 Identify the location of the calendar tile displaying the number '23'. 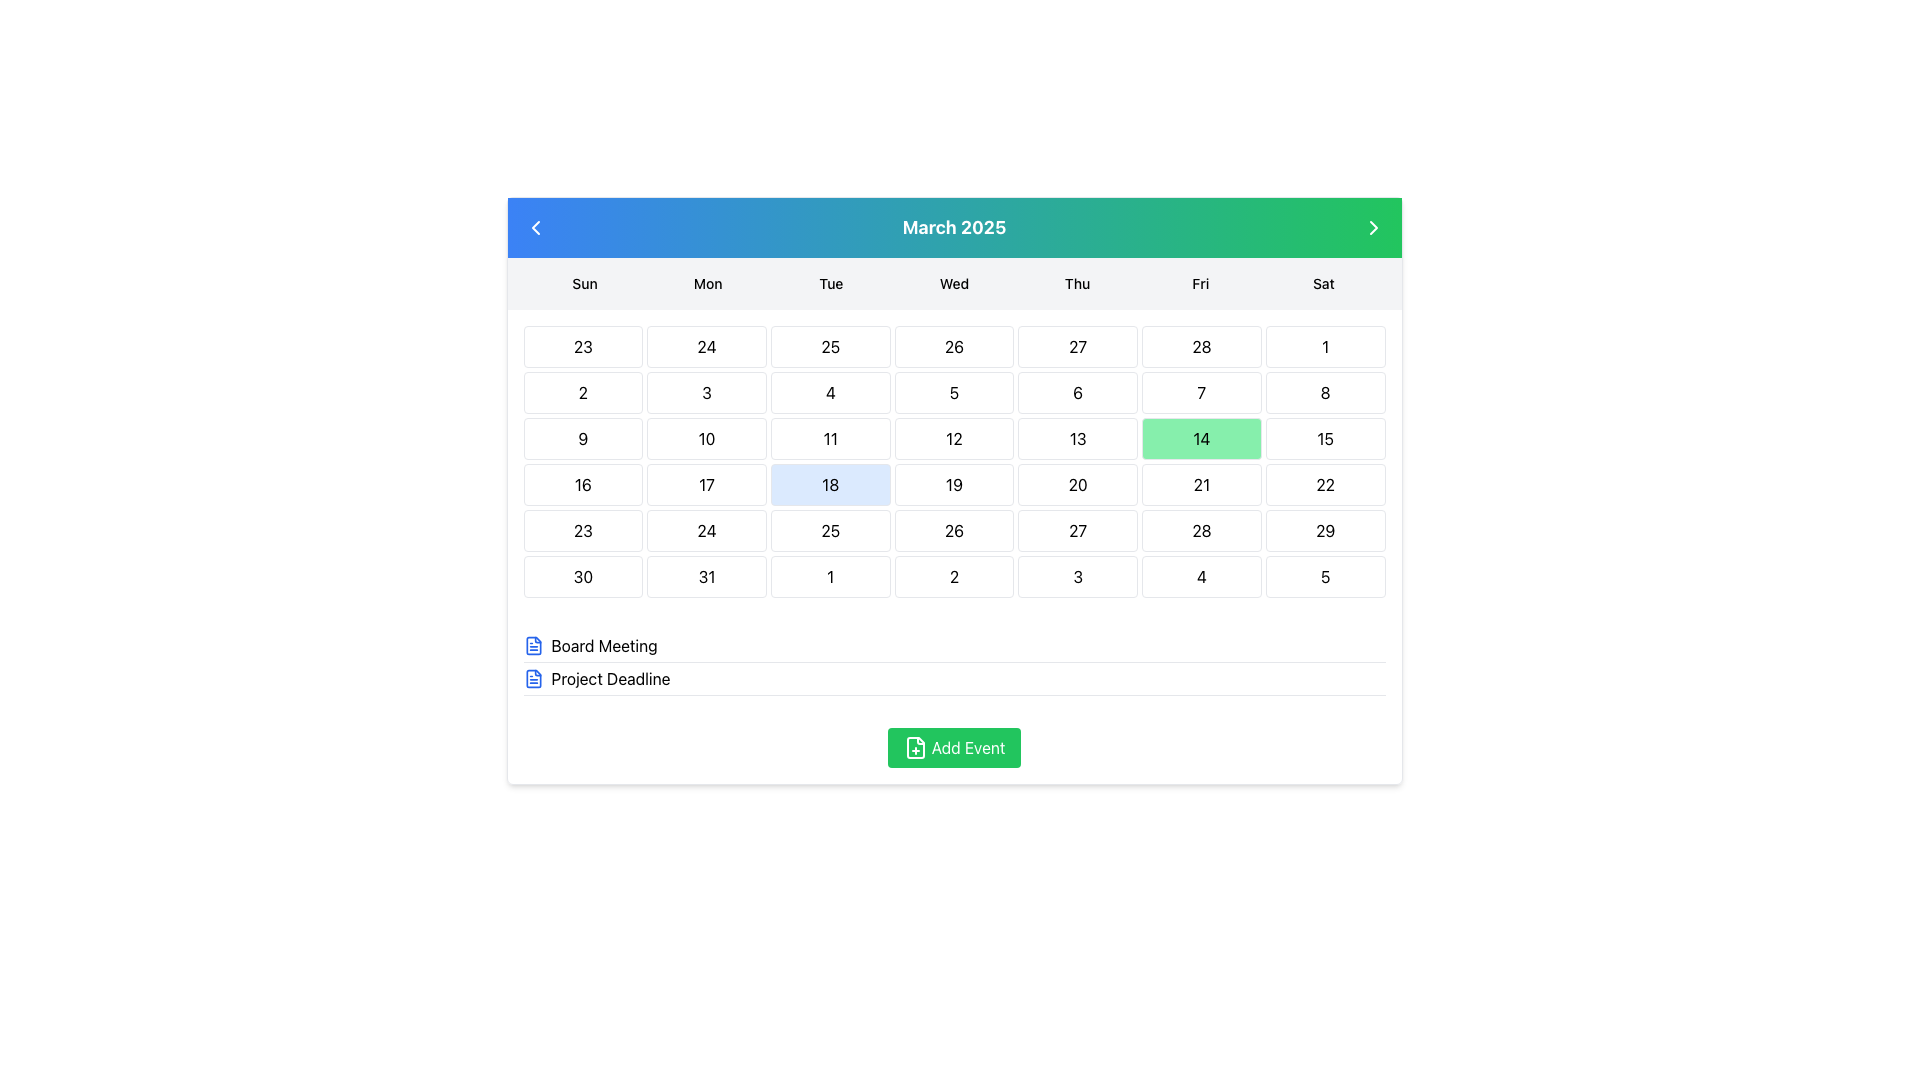
(582, 346).